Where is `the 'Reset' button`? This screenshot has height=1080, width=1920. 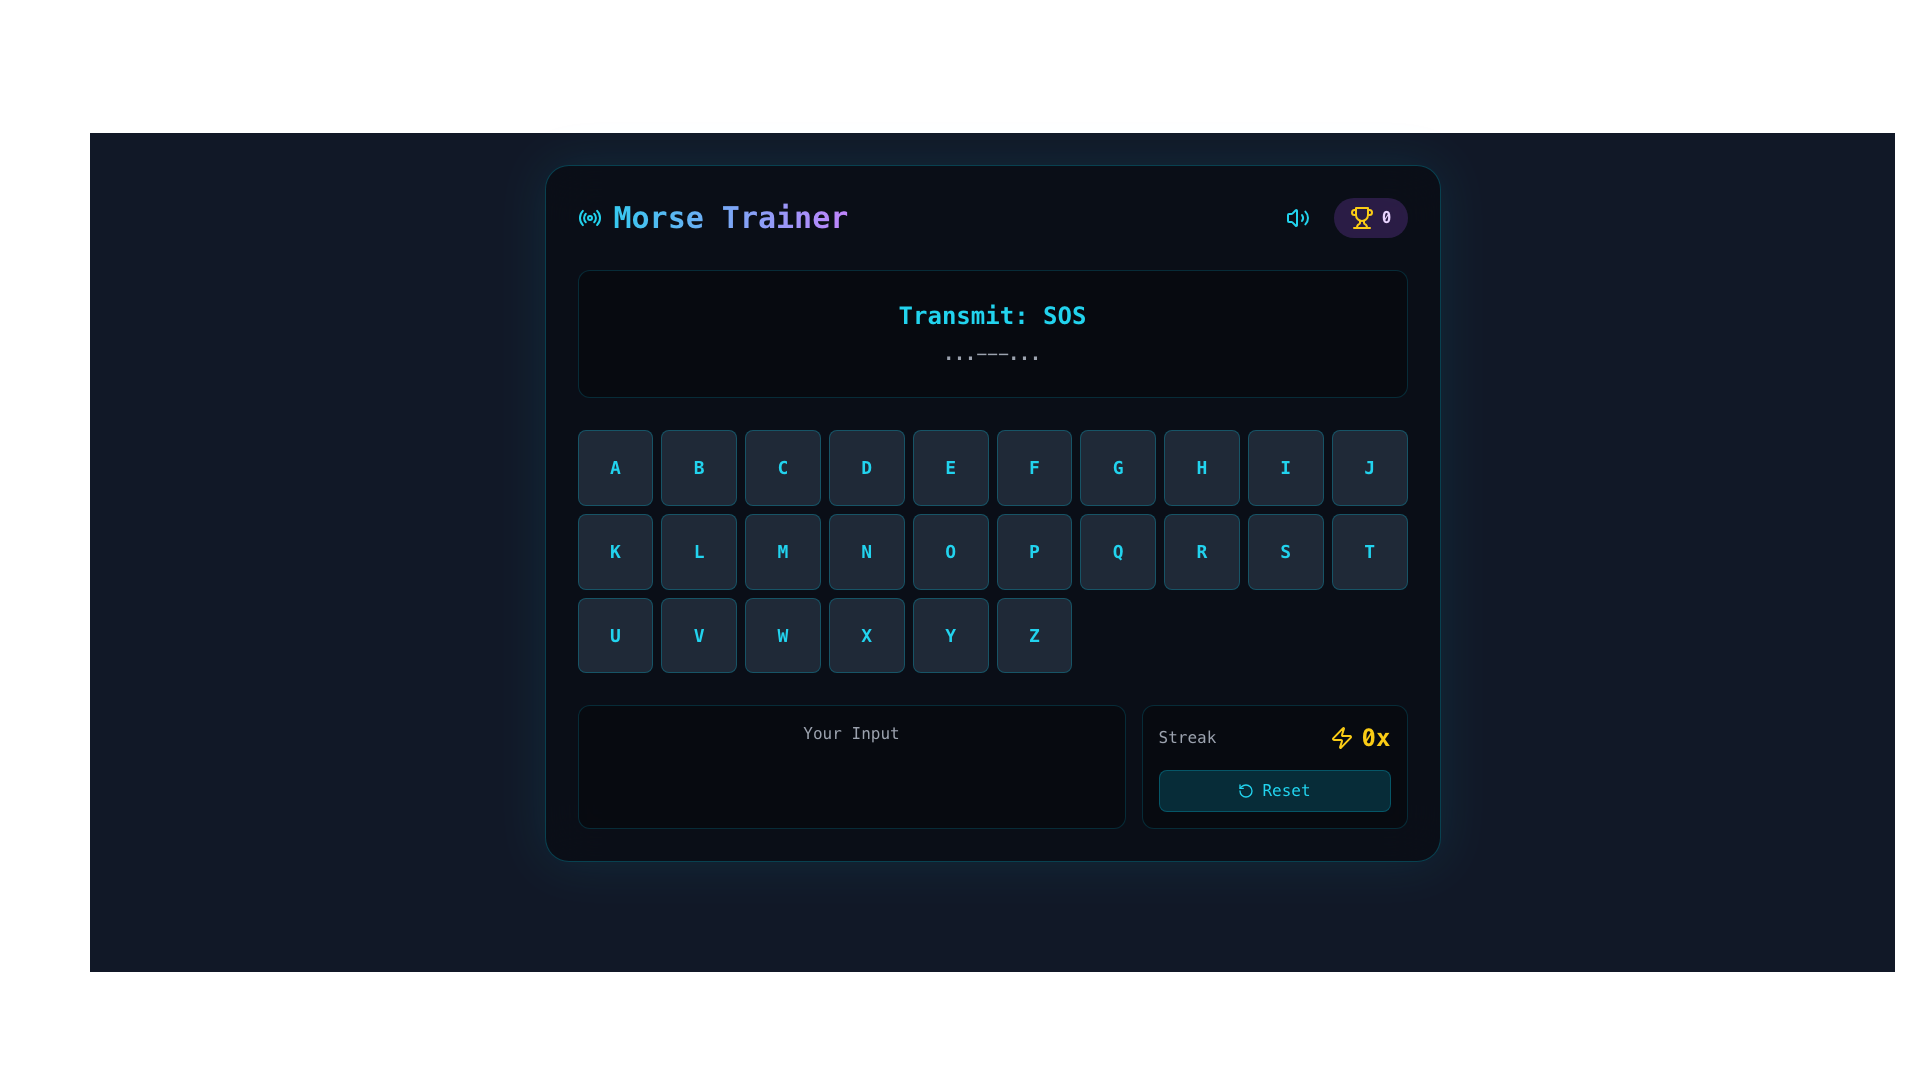
the 'Reset' button is located at coordinates (1273, 790).